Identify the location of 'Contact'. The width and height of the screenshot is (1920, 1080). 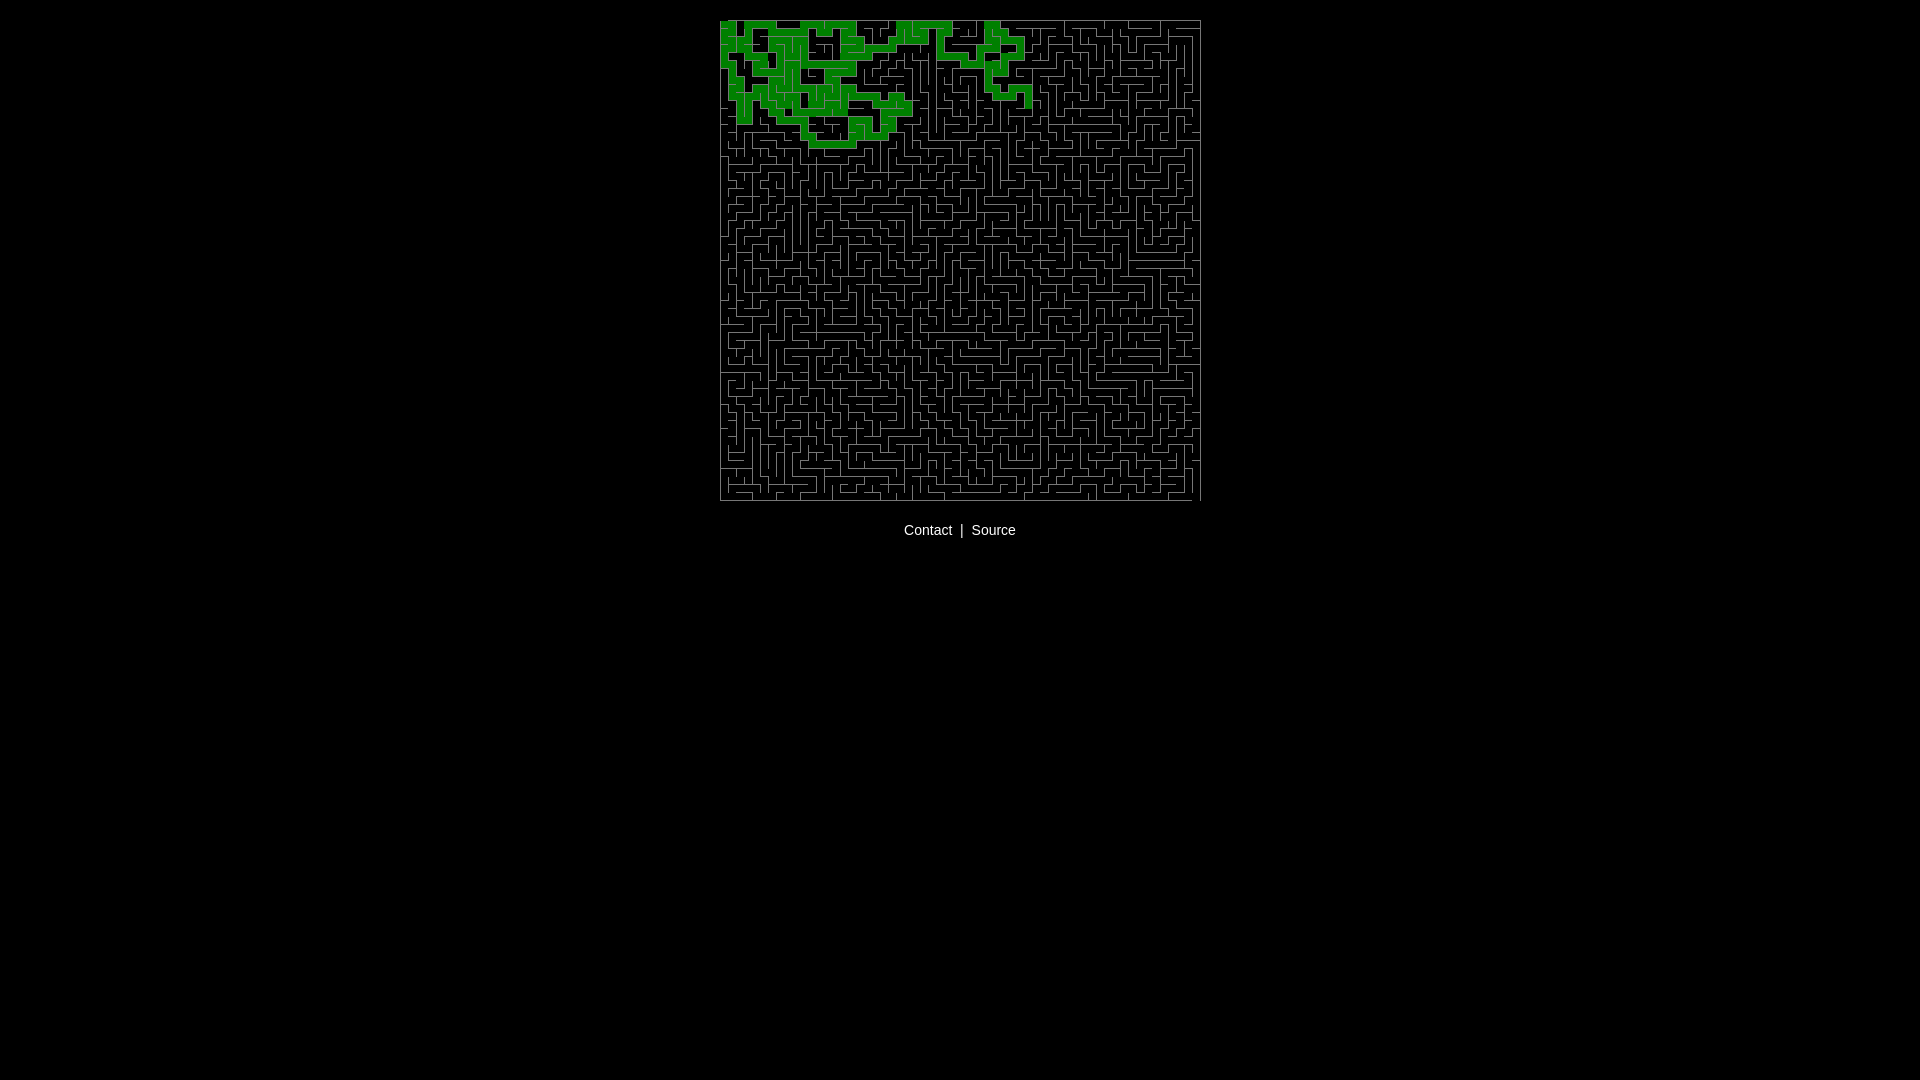
(926, 528).